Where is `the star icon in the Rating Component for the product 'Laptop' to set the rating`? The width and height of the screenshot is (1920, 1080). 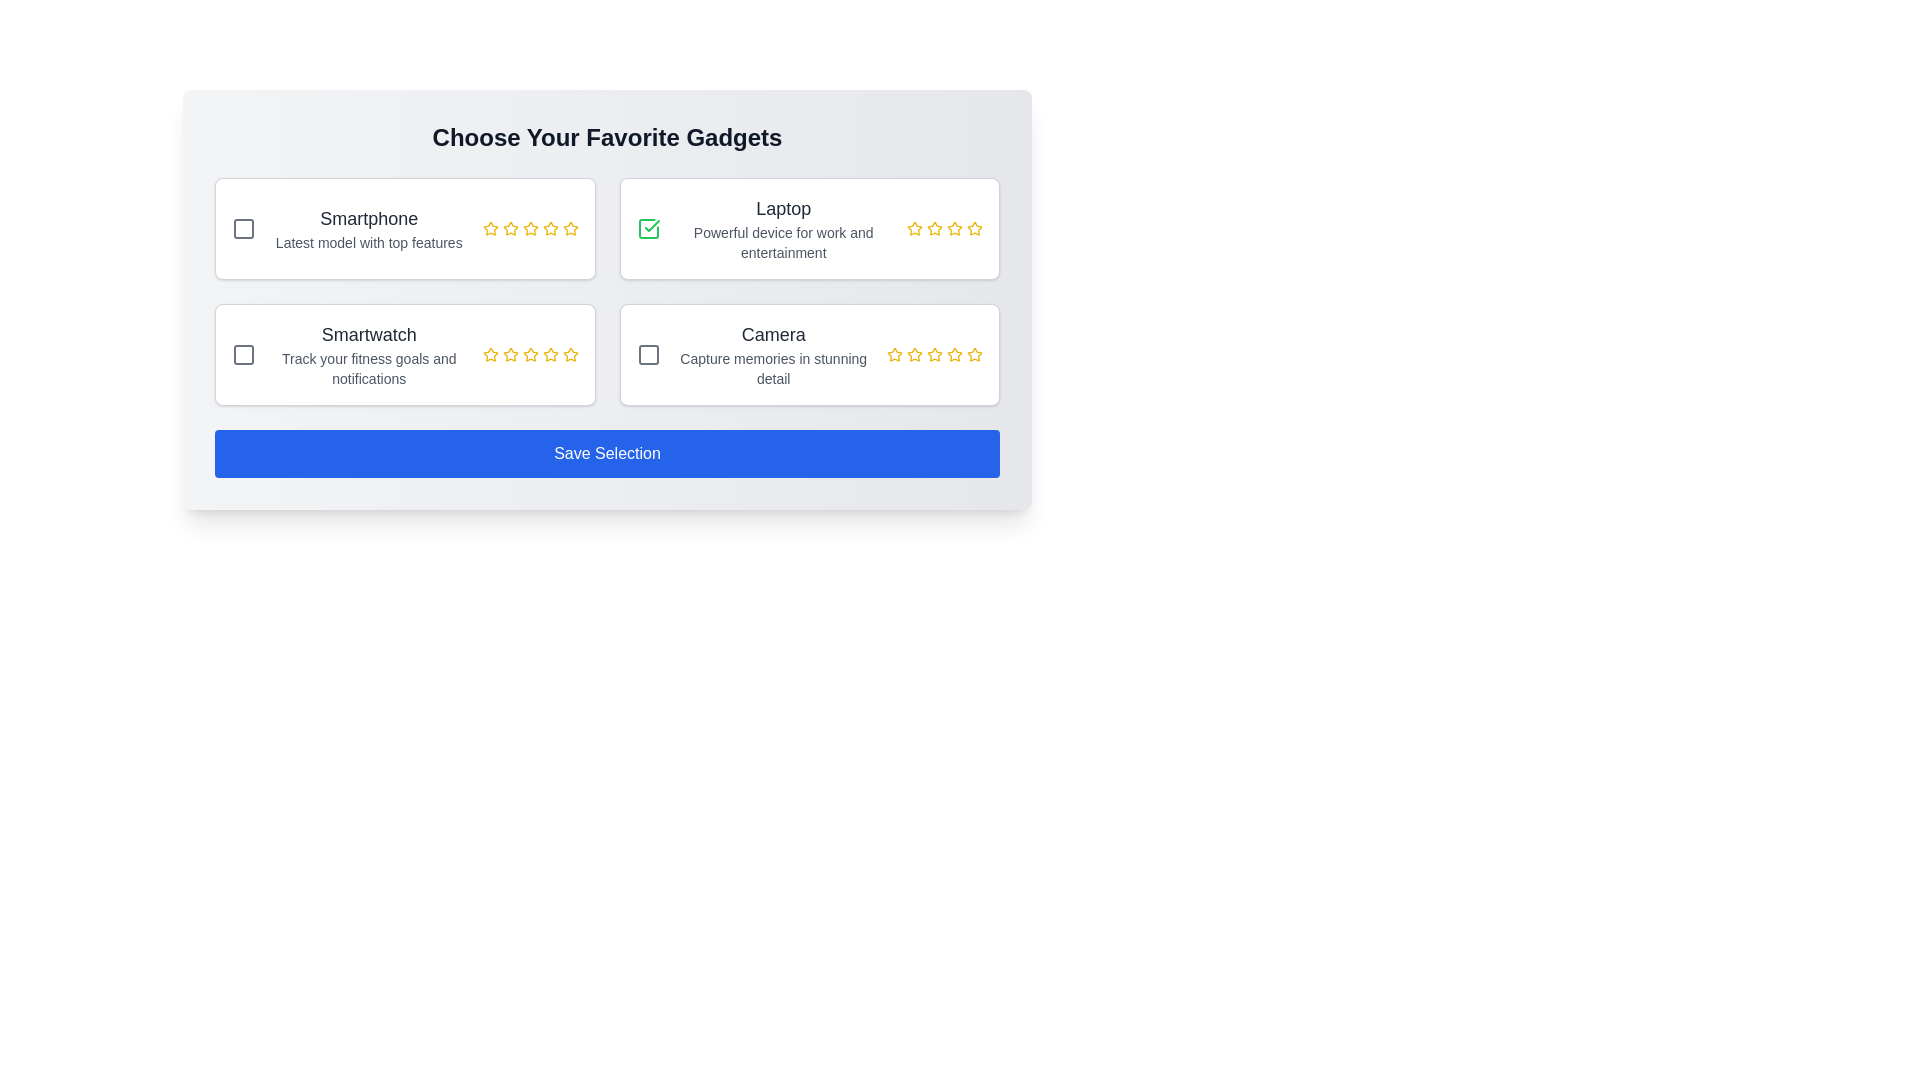 the star icon in the Rating Component for the product 'Laptop' to set the rating is located at coordinates (944, 227).